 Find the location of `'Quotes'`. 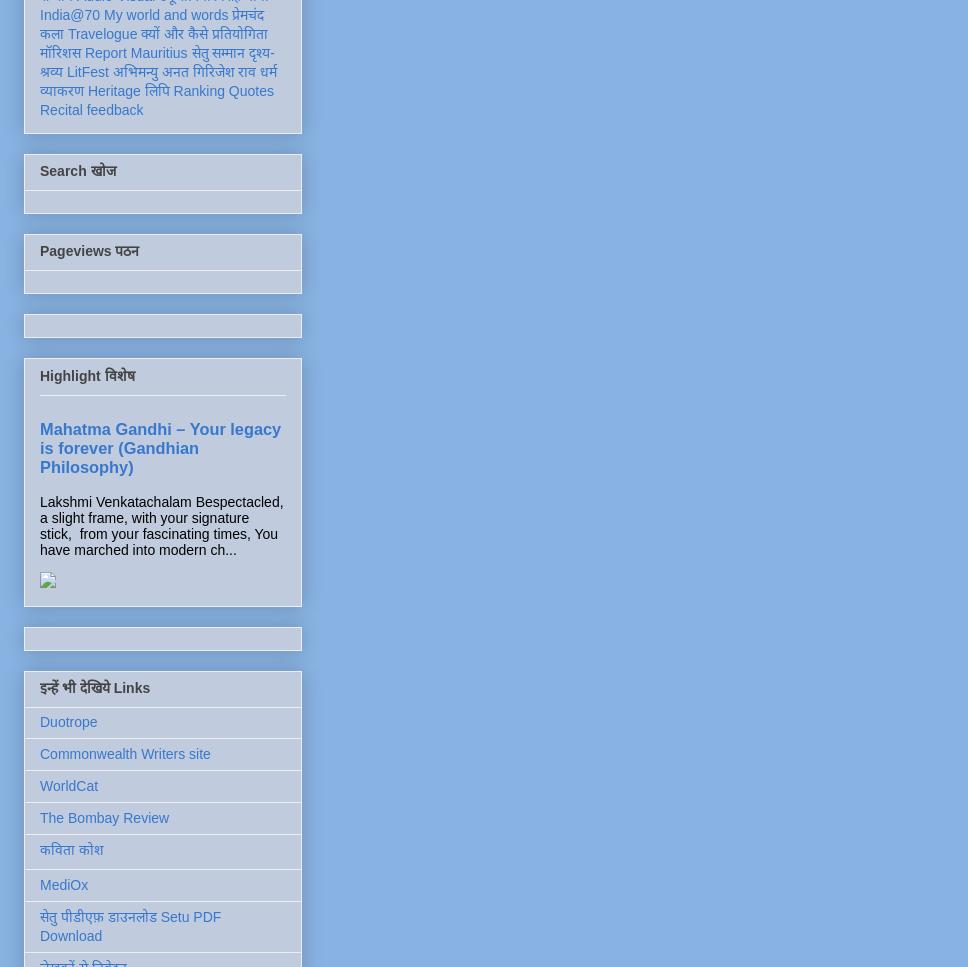

'Quotes' is located at coordinates (251, 90).